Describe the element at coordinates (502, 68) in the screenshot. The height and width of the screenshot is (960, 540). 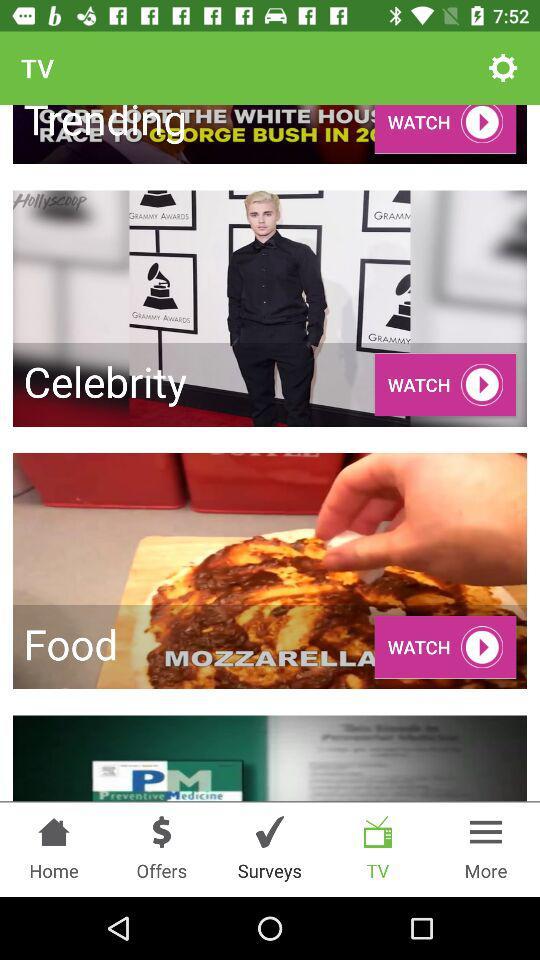
I see `the icon to the right of tv icon` at that location.